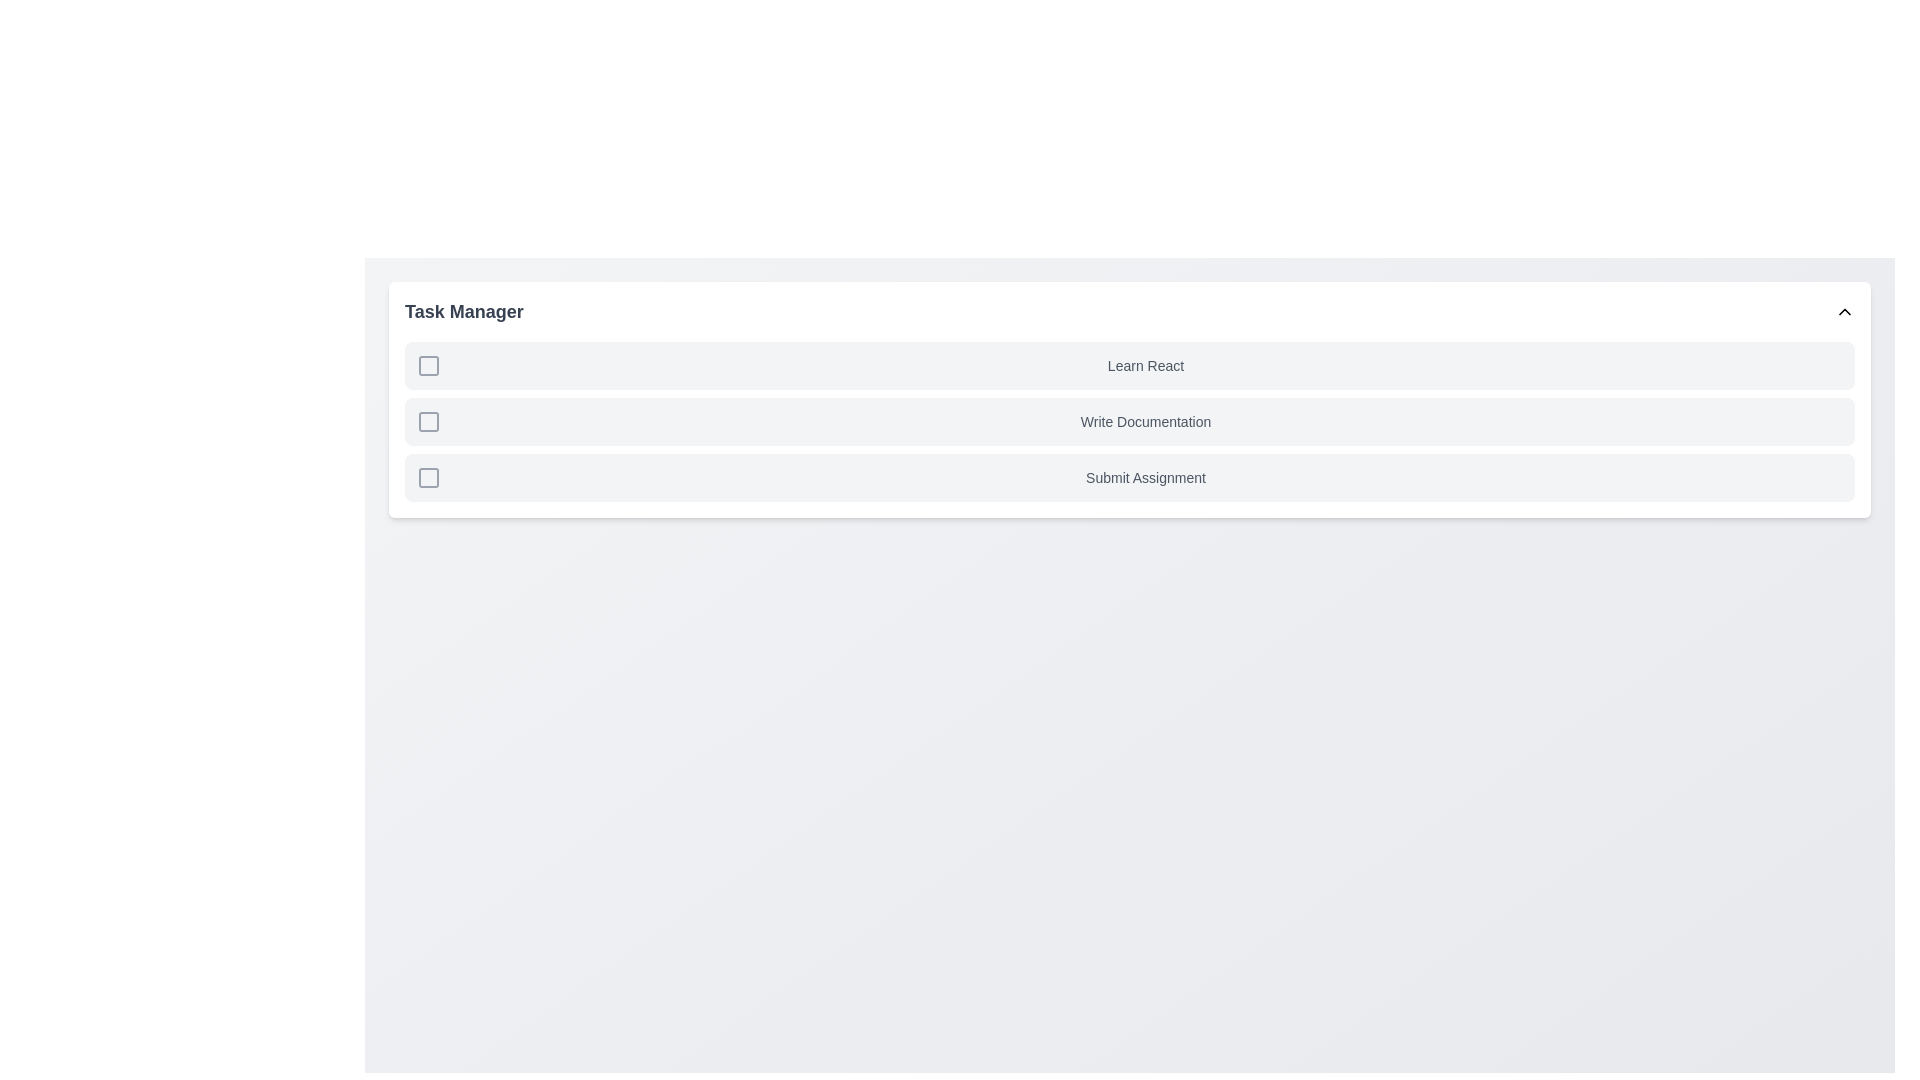 The image size is (1920, 1080). What do you see at coordinates (1843, 312) in the screenshot?
I see `the toggle button to collapse or expand the task list` at bounding box center [1843, 312].